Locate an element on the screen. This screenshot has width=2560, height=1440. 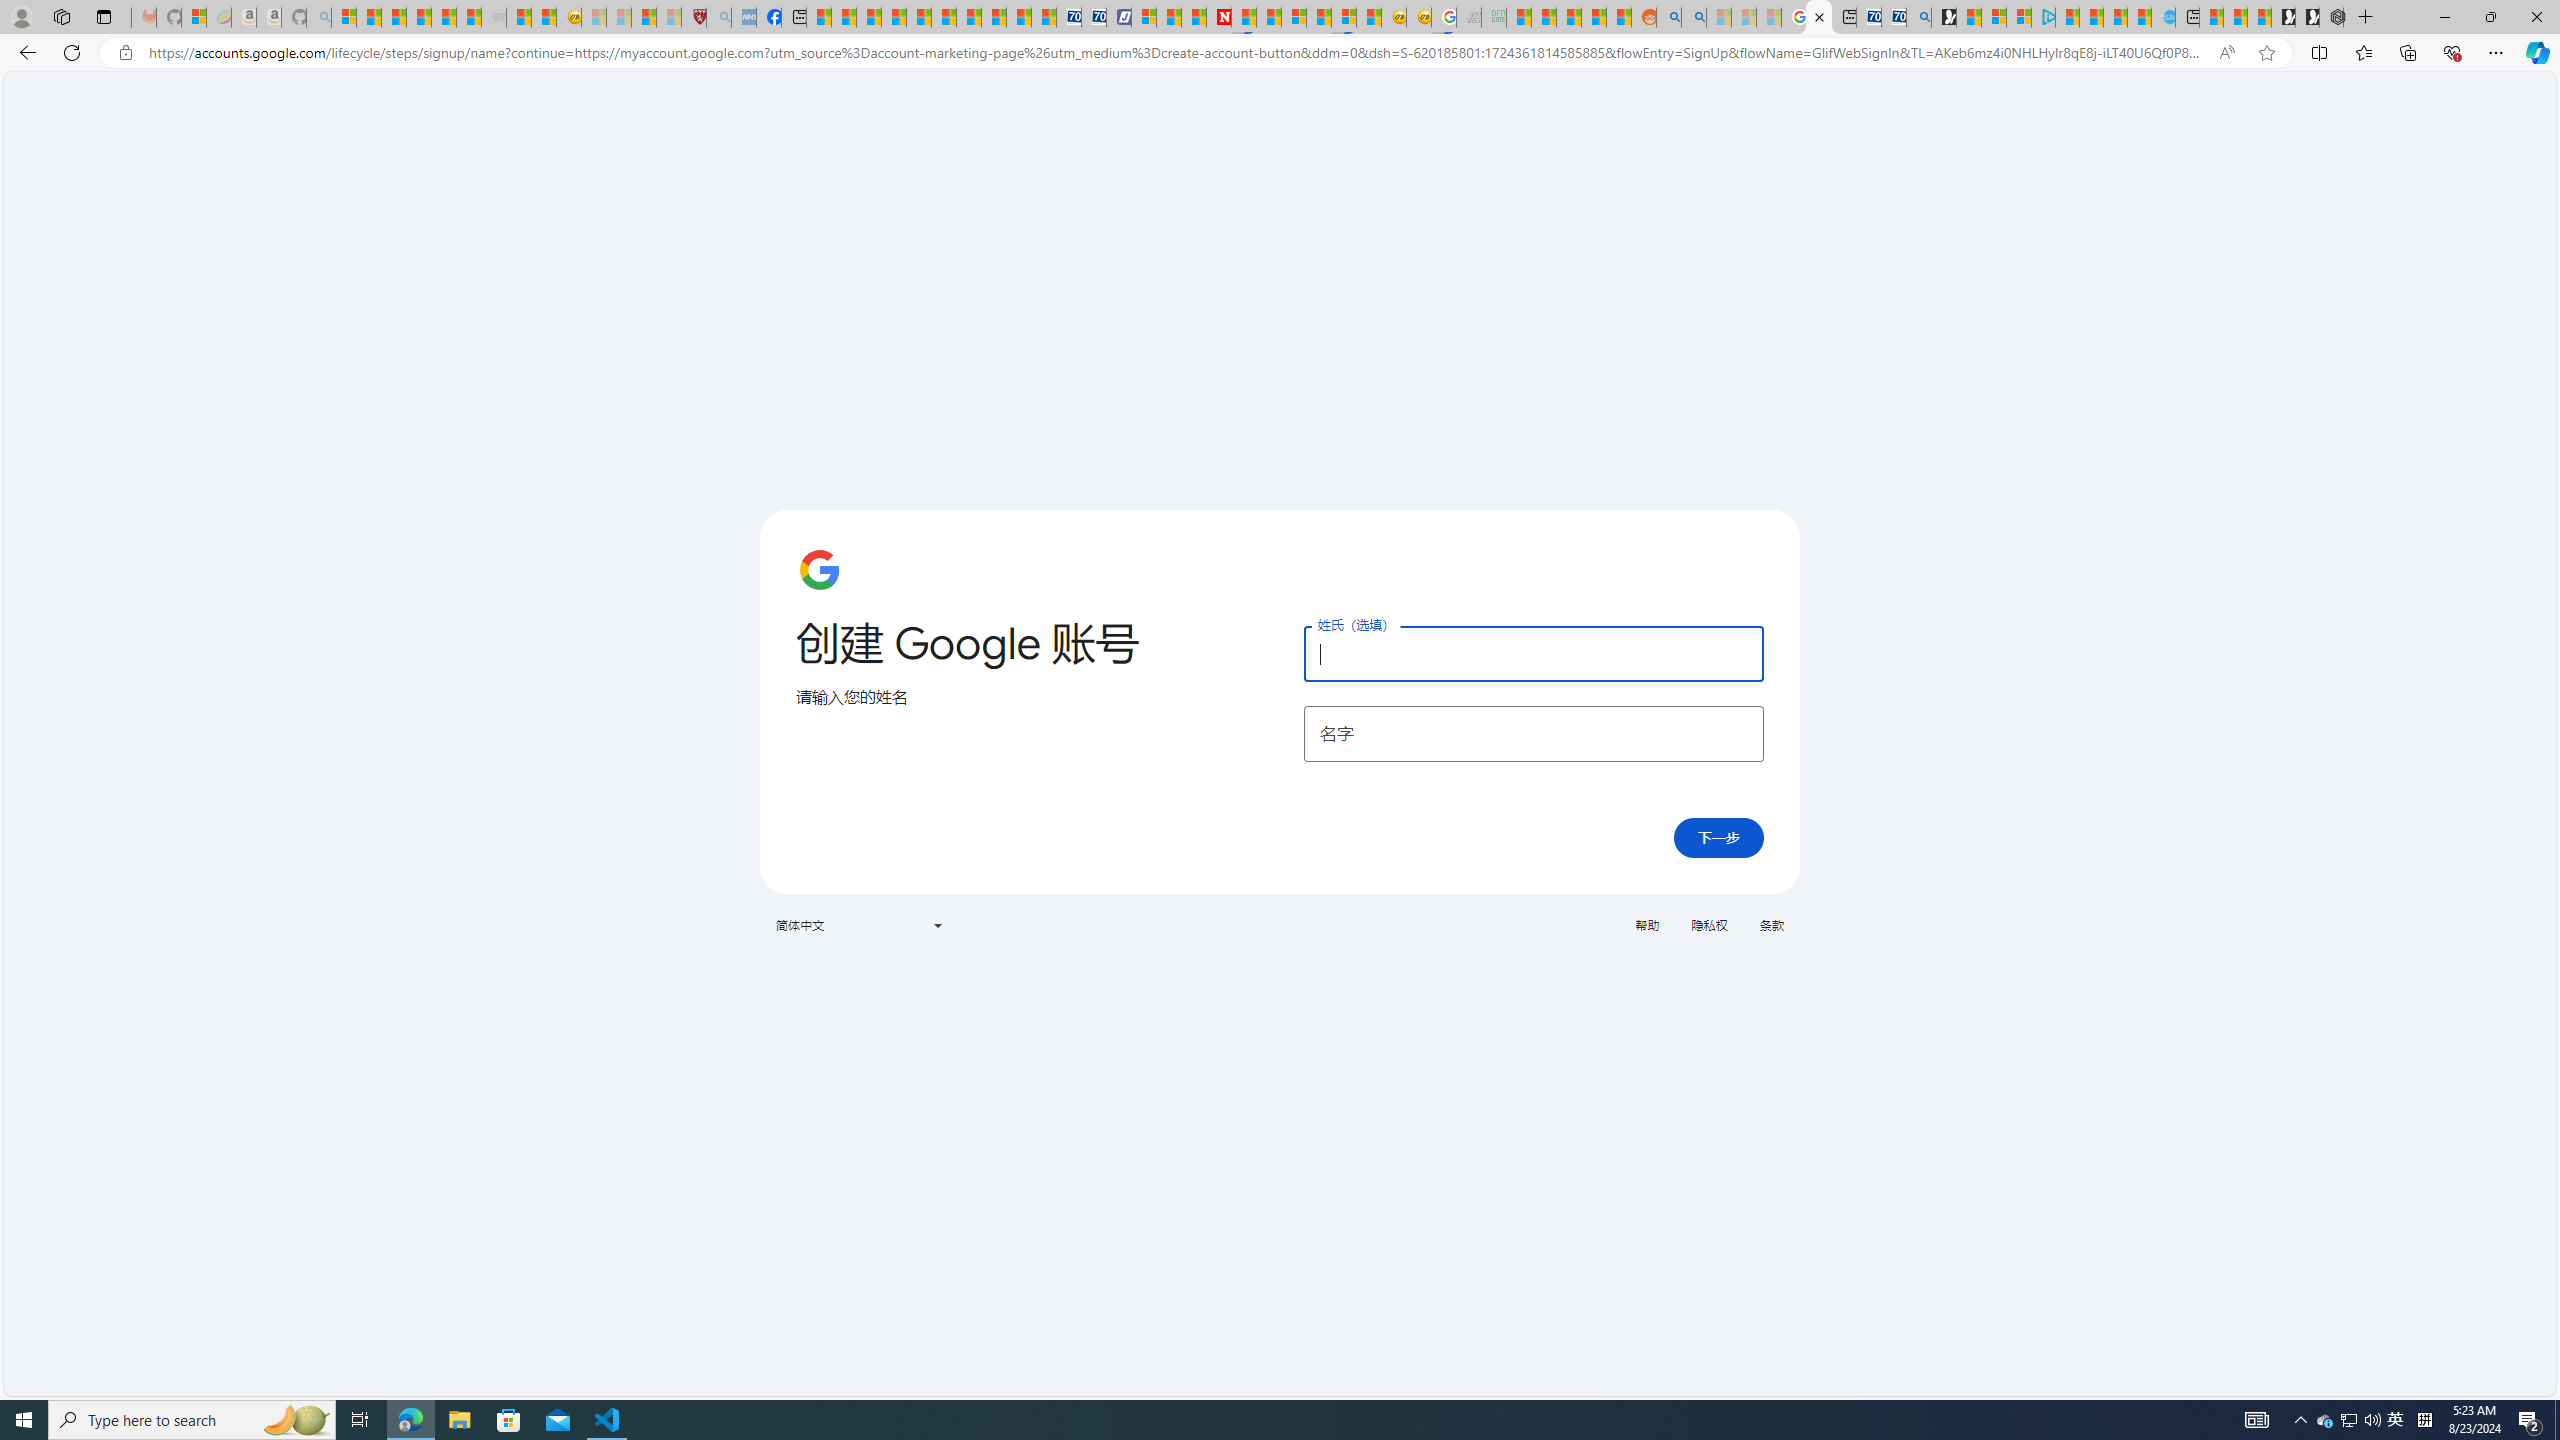
'Combat Siege - Sleeping' is located at coordinates (493, 16).